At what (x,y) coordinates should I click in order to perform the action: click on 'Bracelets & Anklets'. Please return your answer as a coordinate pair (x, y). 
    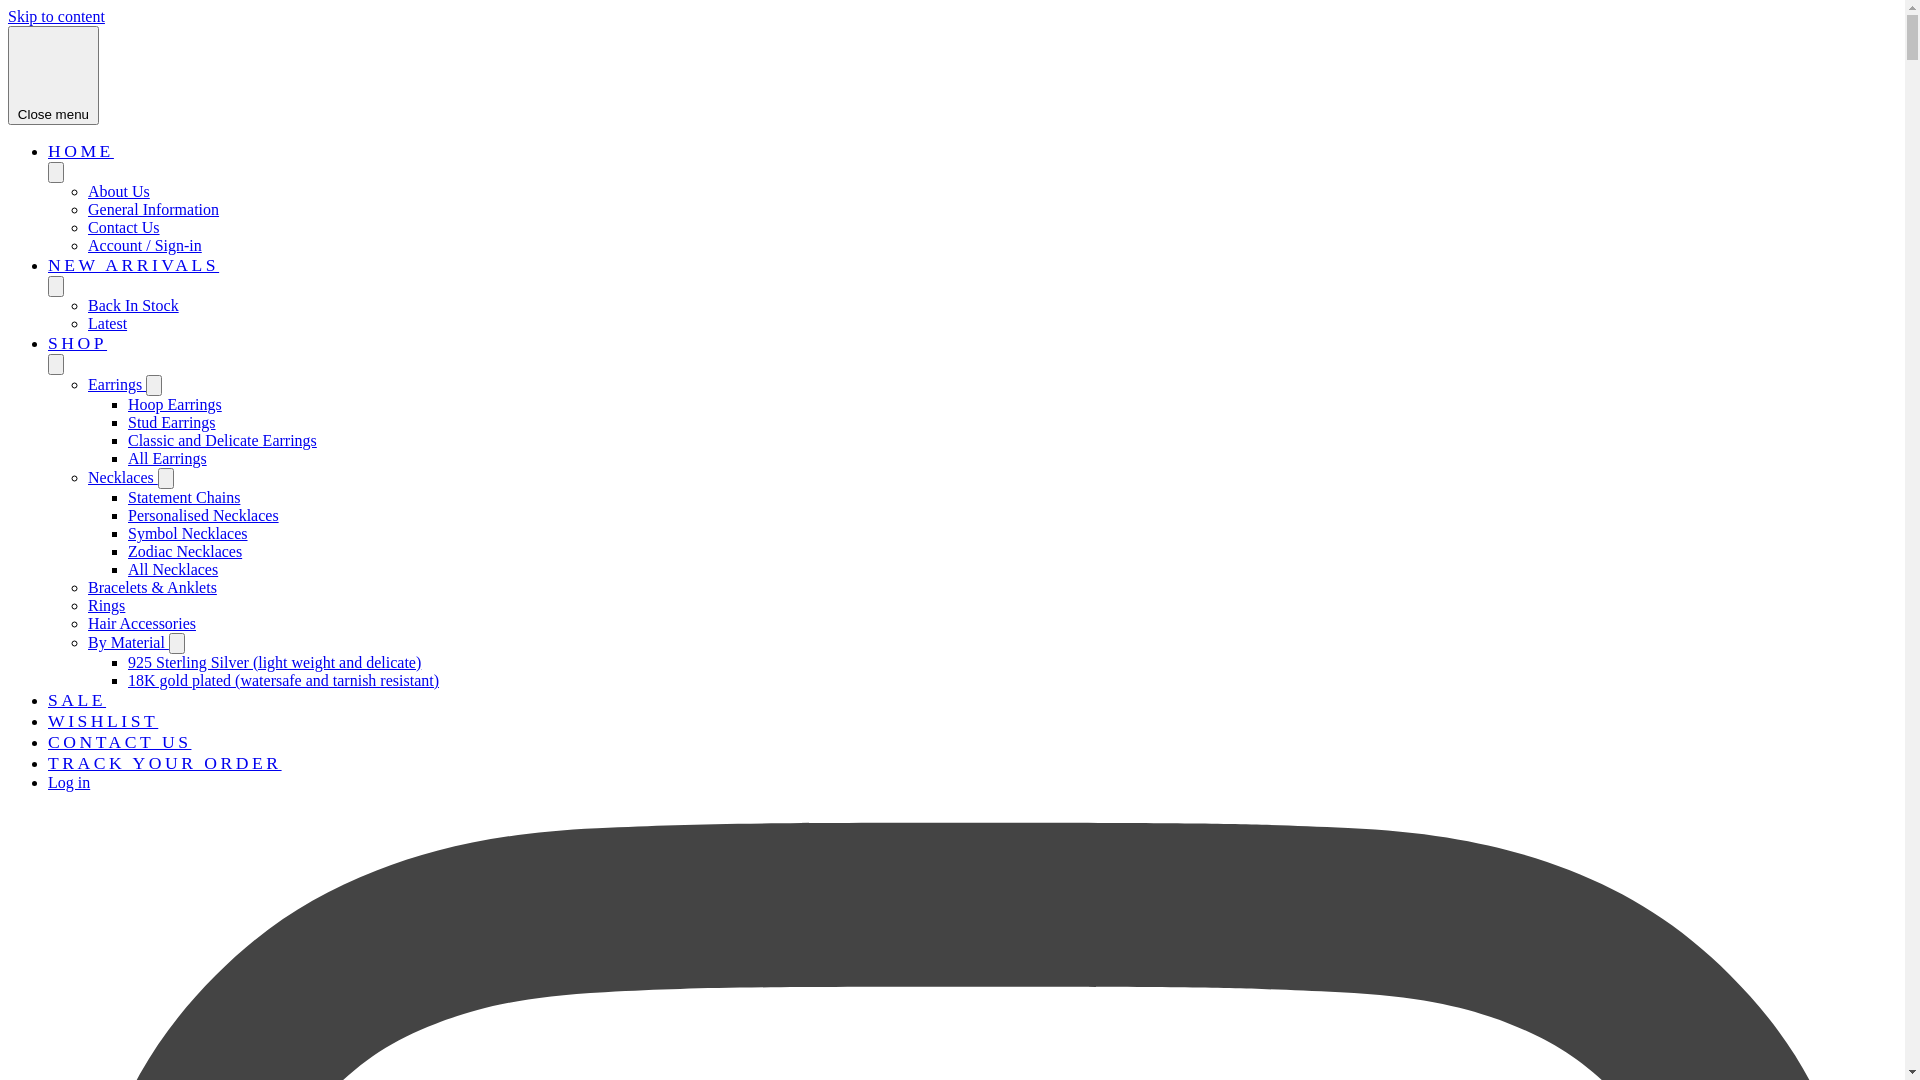
    Looking at the image, I should click on (151, 586).